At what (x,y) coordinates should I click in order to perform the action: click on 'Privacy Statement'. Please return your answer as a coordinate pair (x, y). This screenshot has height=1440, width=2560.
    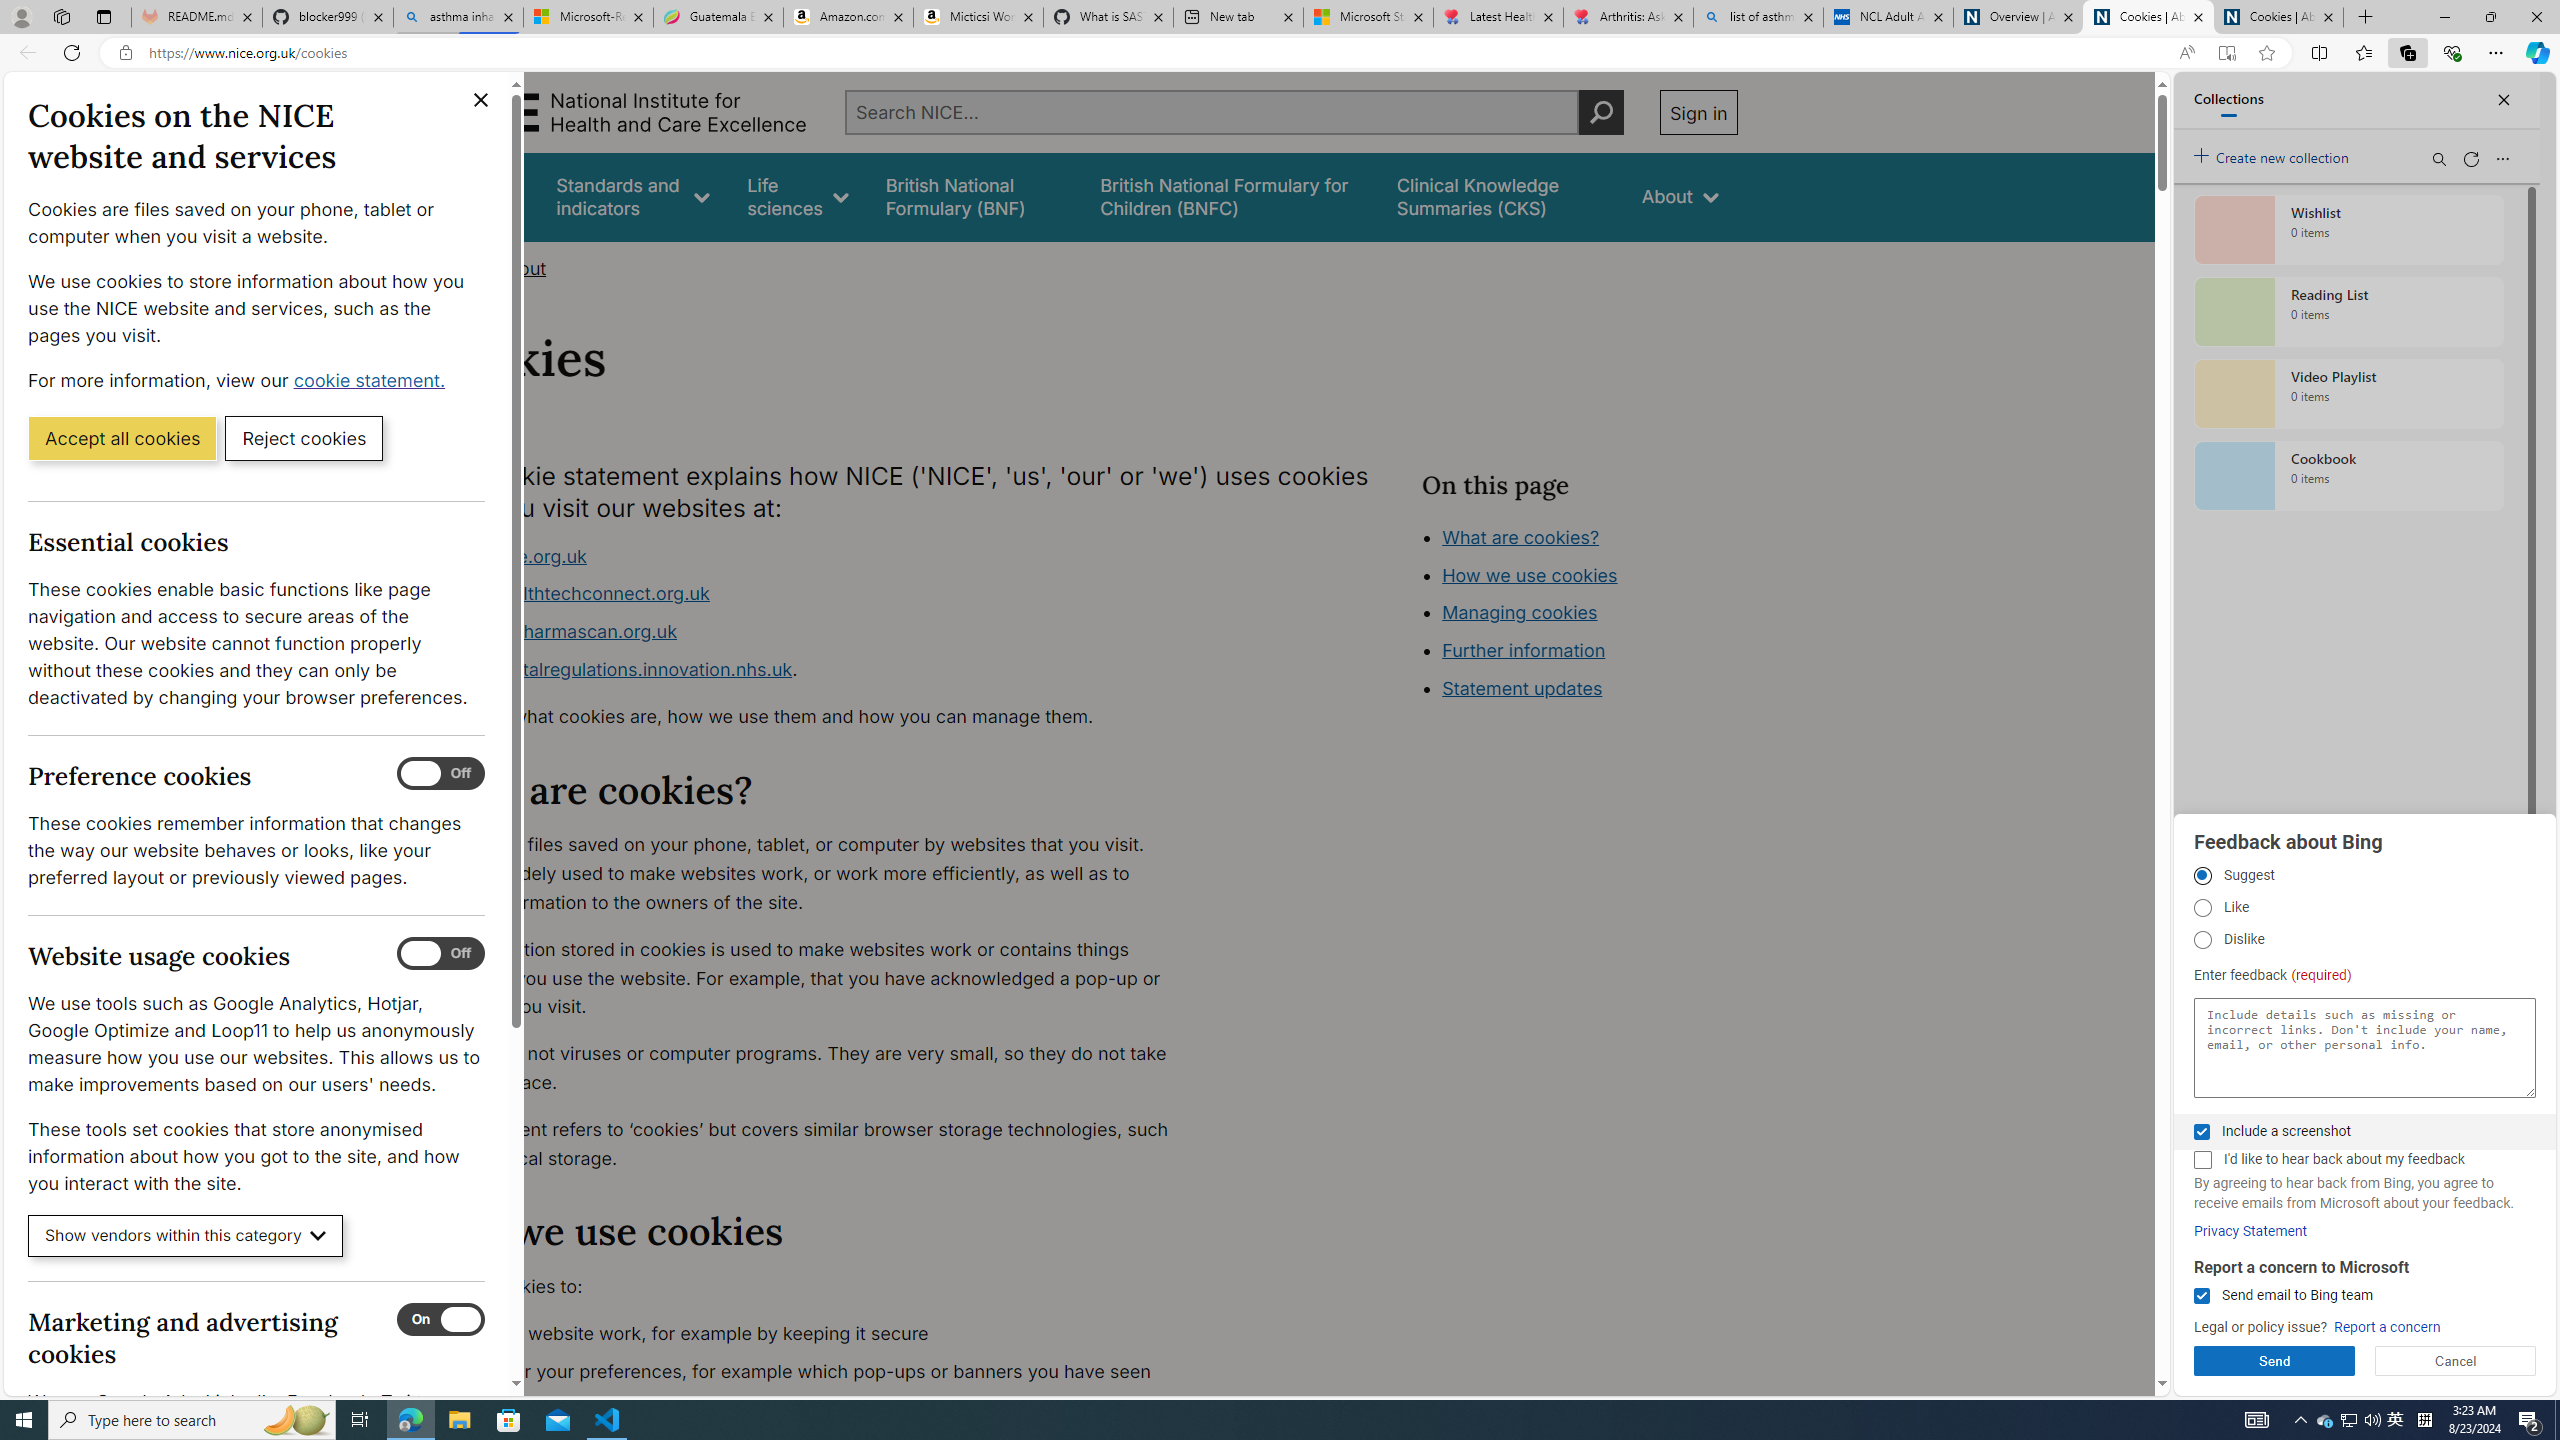
    Looking at the image, I should click on (2250, 1230).